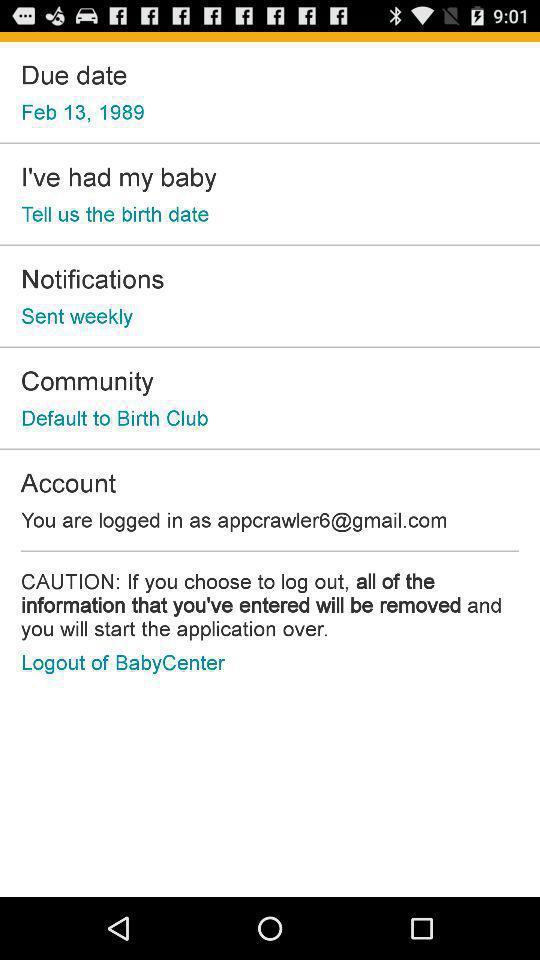  What do you see at coordinates (123, 662) in the screenshot?
I see `logout of babycenter` at bounding box center [123, 662].